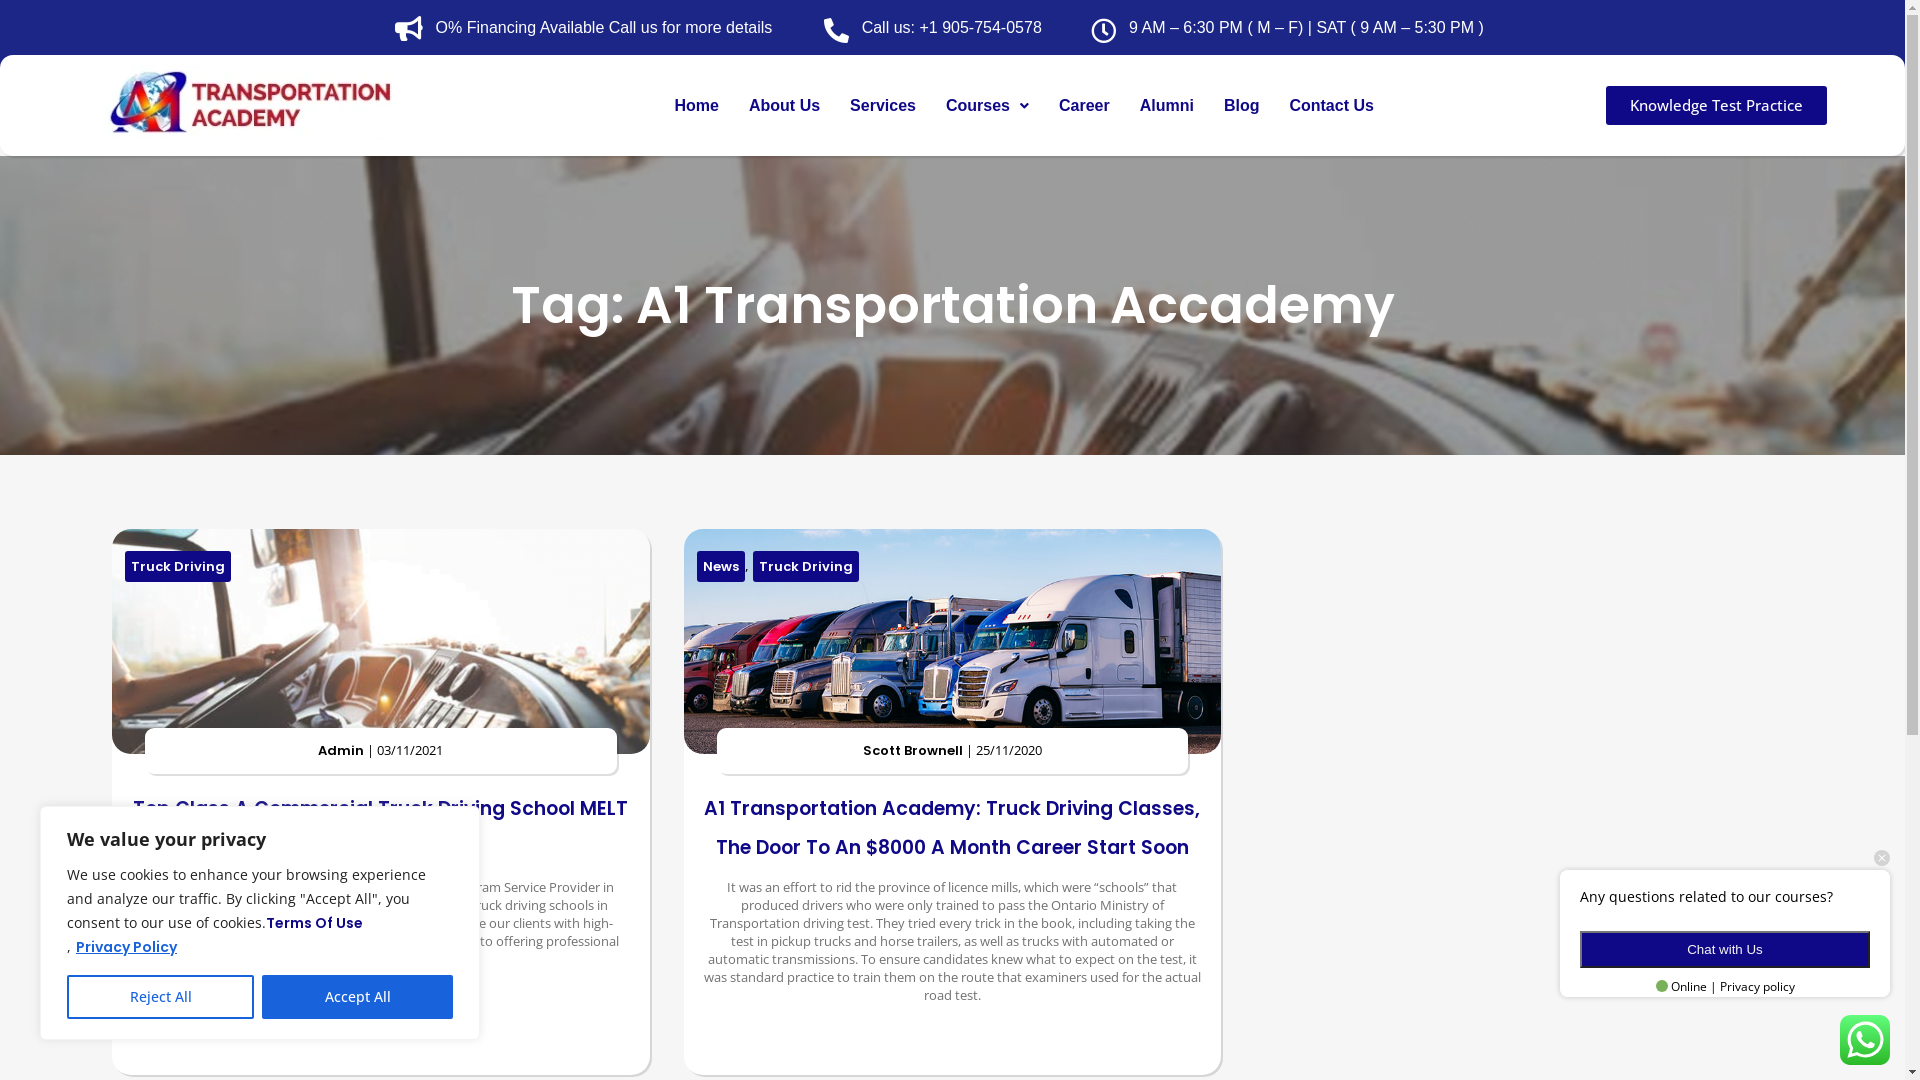  What do you see at coordinates (1083, 104) in the screenshot?
I see `'Career'` at bounding box center [1083, 104].